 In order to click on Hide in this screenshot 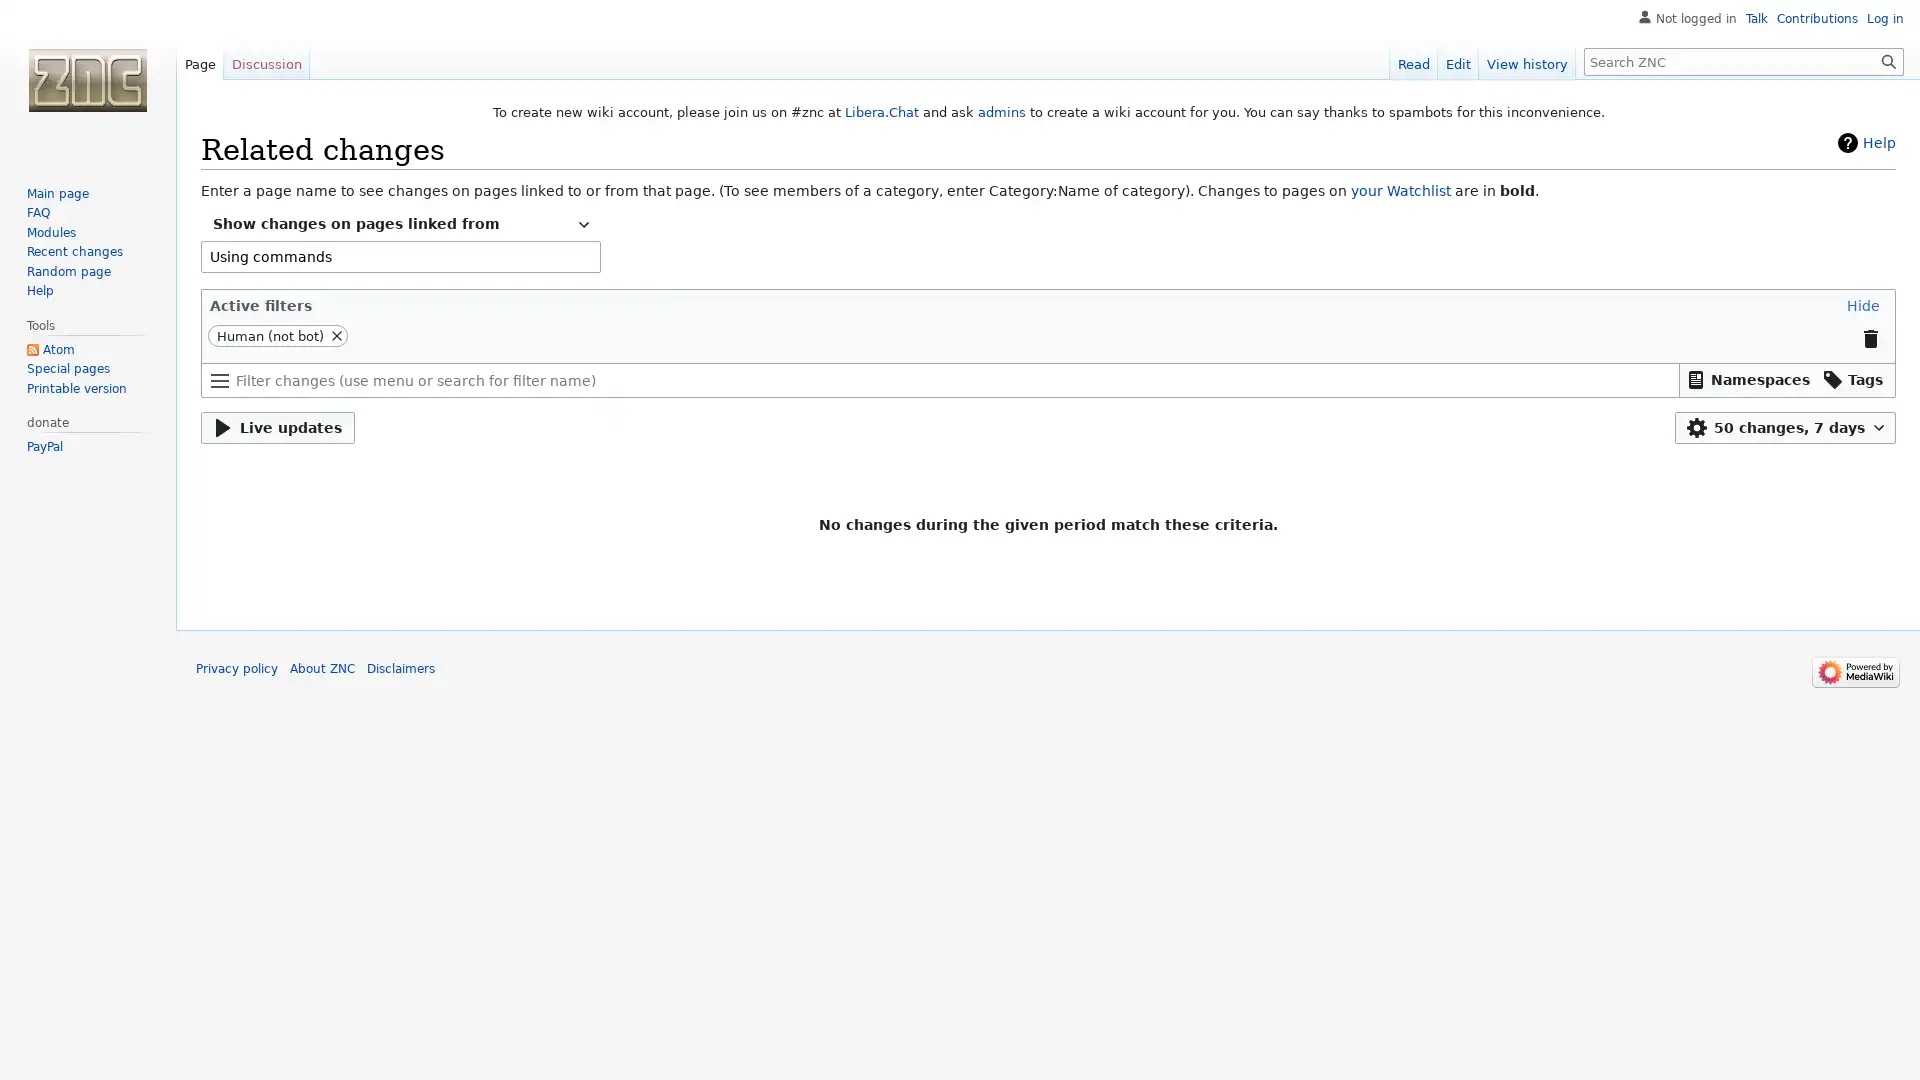, I will do `click(1861, 304)`.